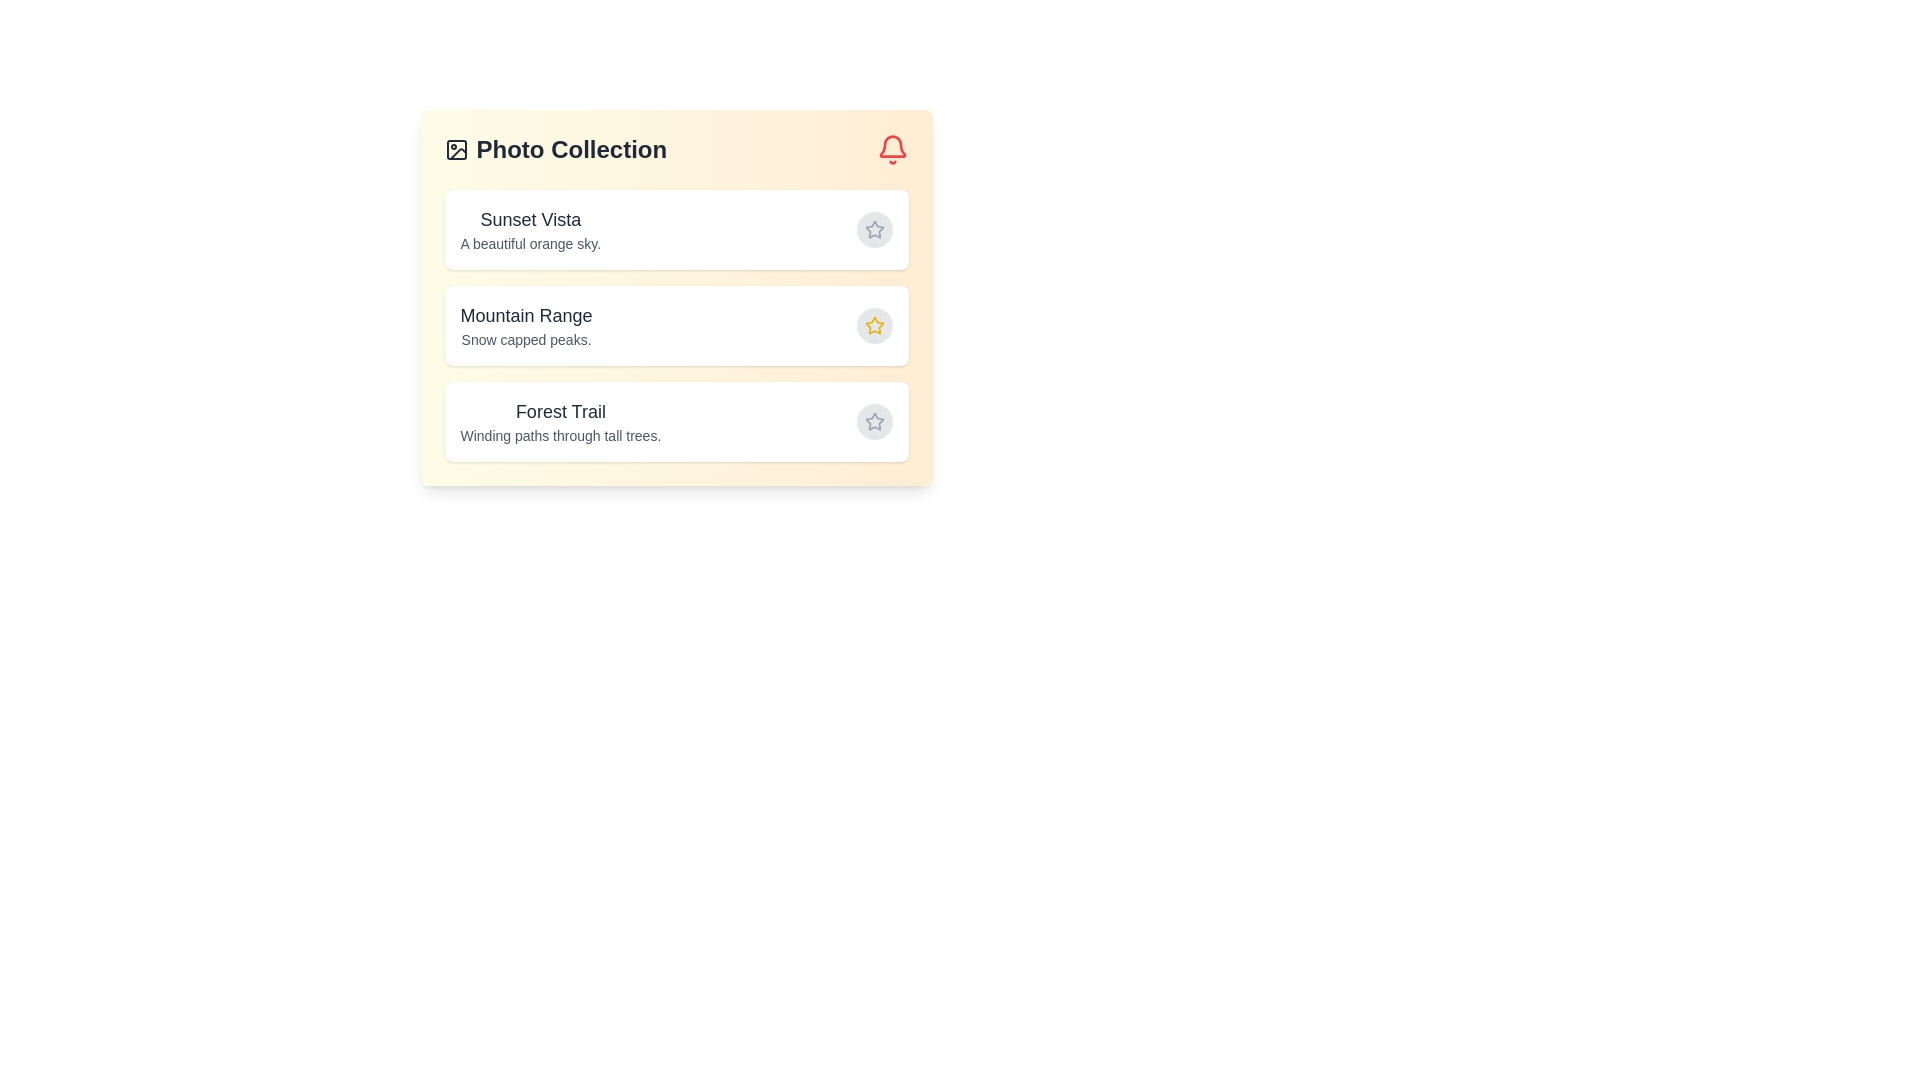  Describe the element at coordinates (676, 325) in the screenshot. I see `the item with title Mountain Range` at that location.